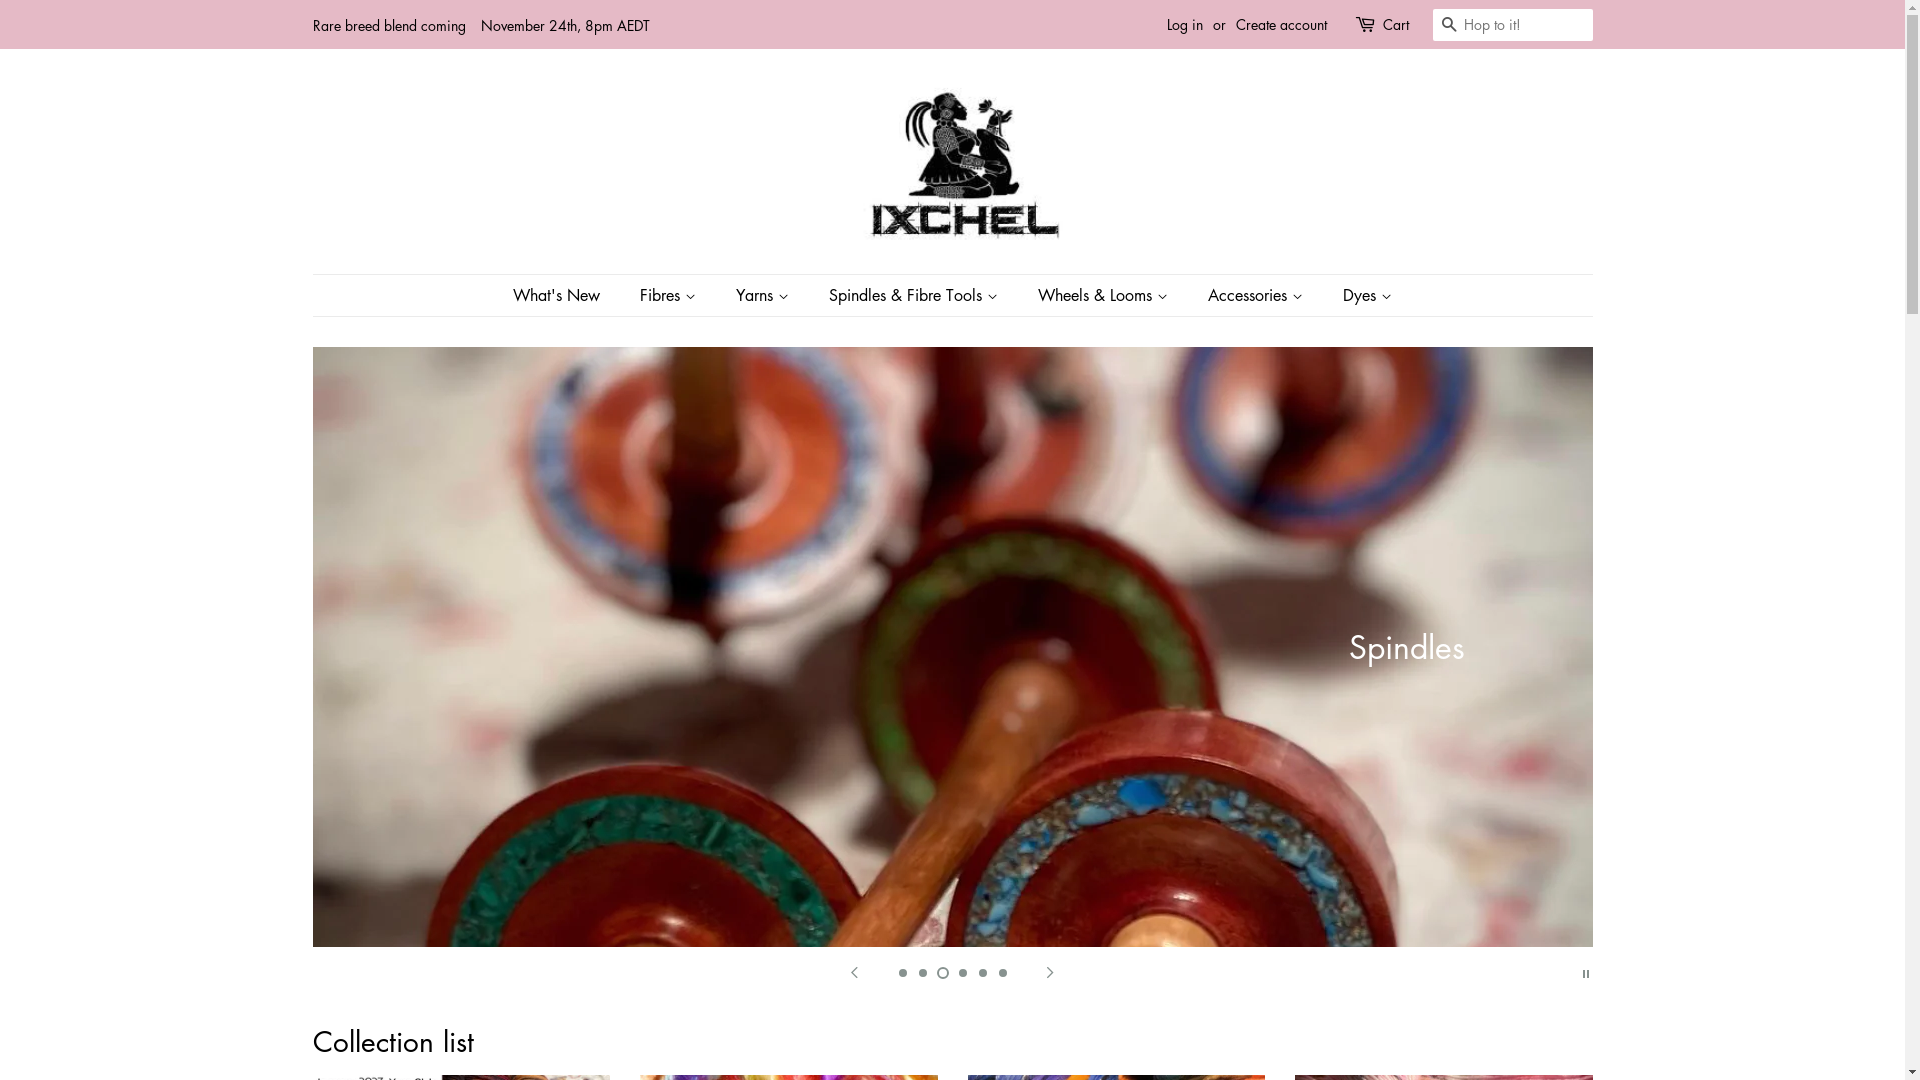 This screenshot has width=1920, height=1080. I want to click on 'Spindles & Fibre Tools', so click(915, 295).